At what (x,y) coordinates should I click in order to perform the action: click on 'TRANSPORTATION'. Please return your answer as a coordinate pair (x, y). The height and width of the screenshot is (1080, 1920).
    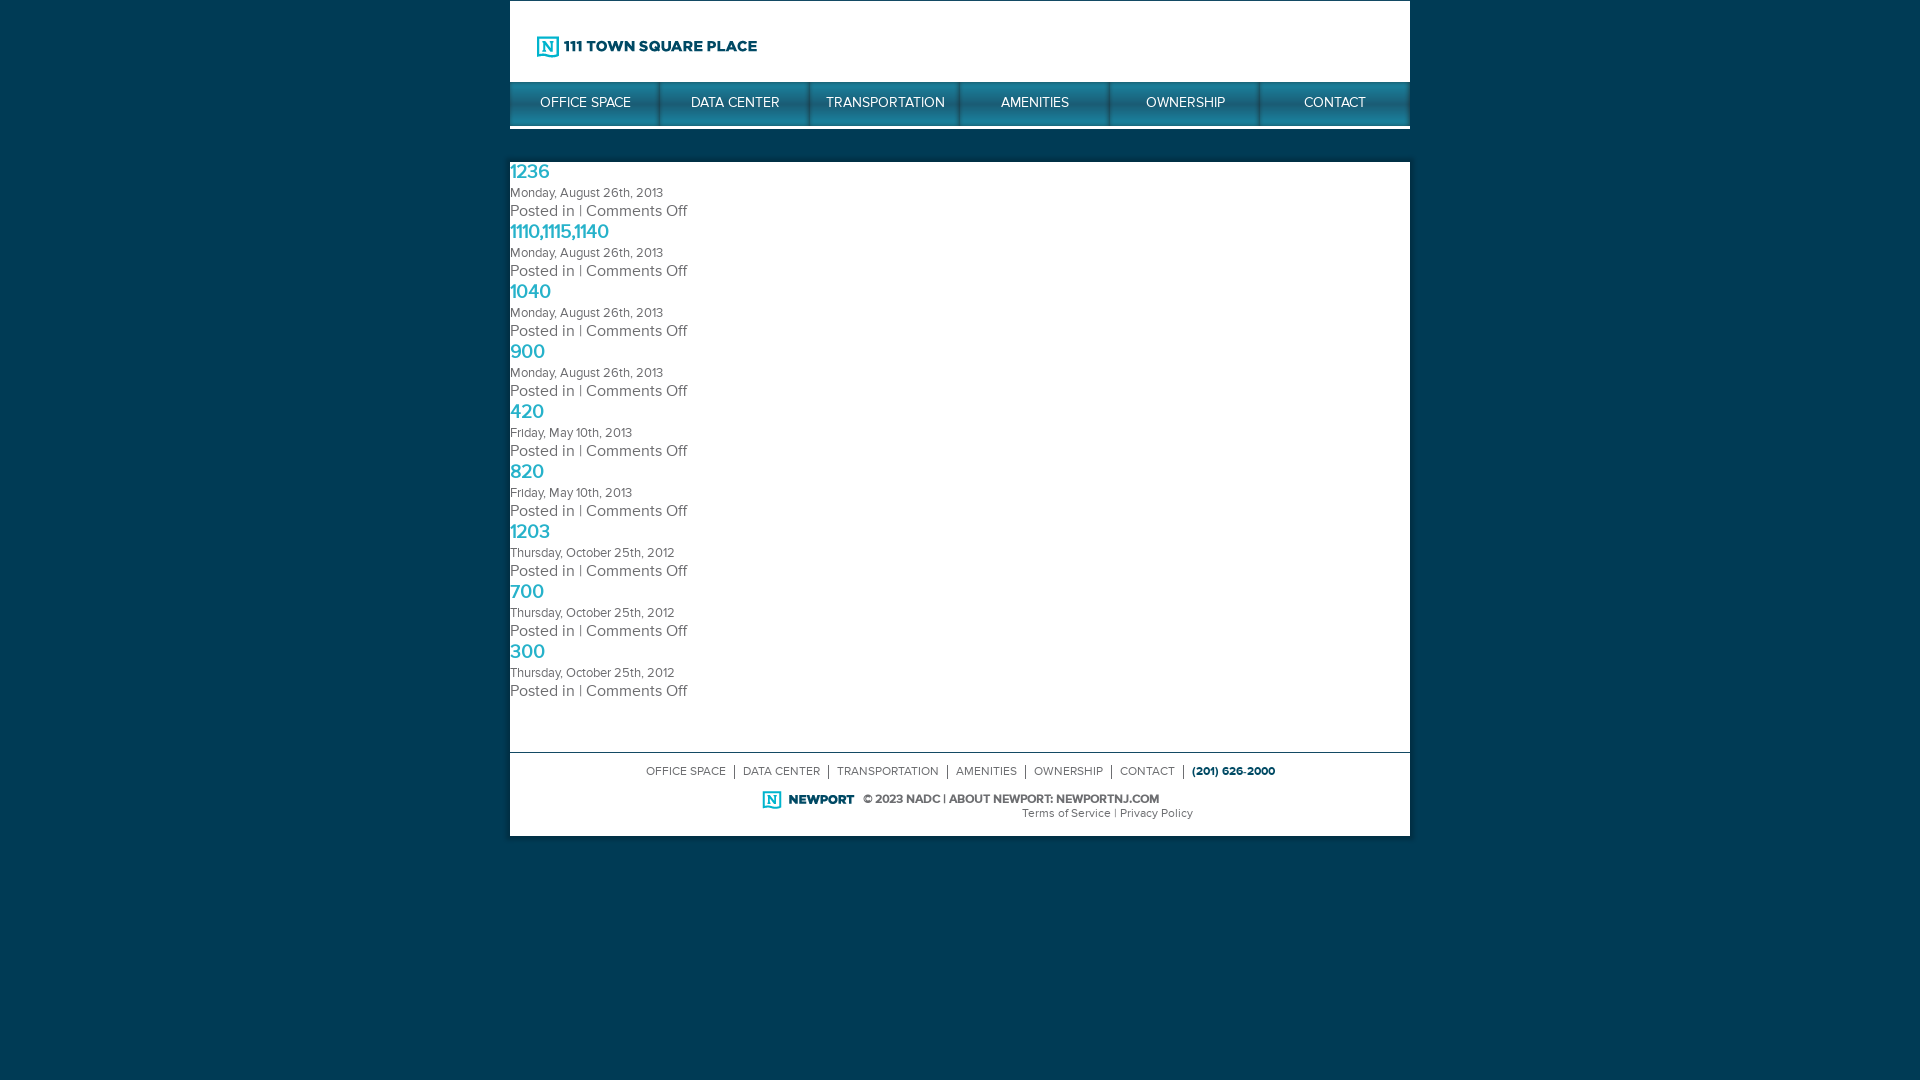
    Looking at the image, I should click on (883, 104).